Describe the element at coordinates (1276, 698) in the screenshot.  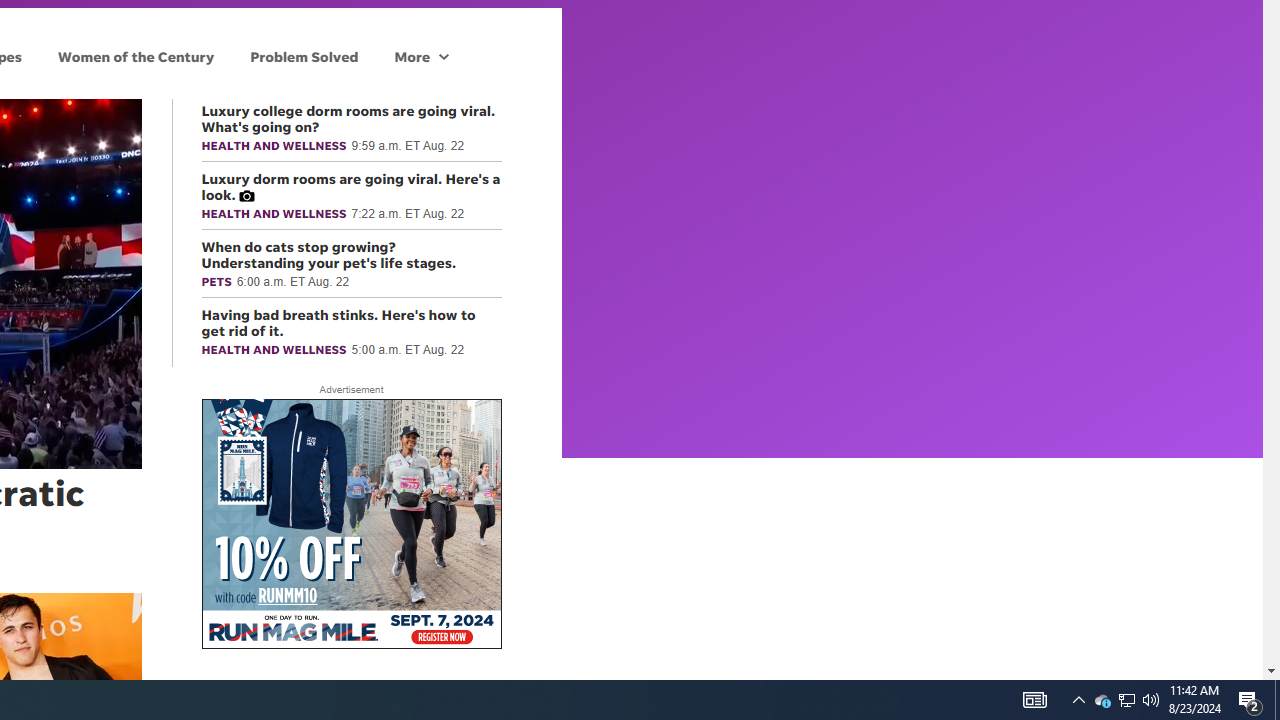
I see `'Action Center, 2 new notifications'` at that location.